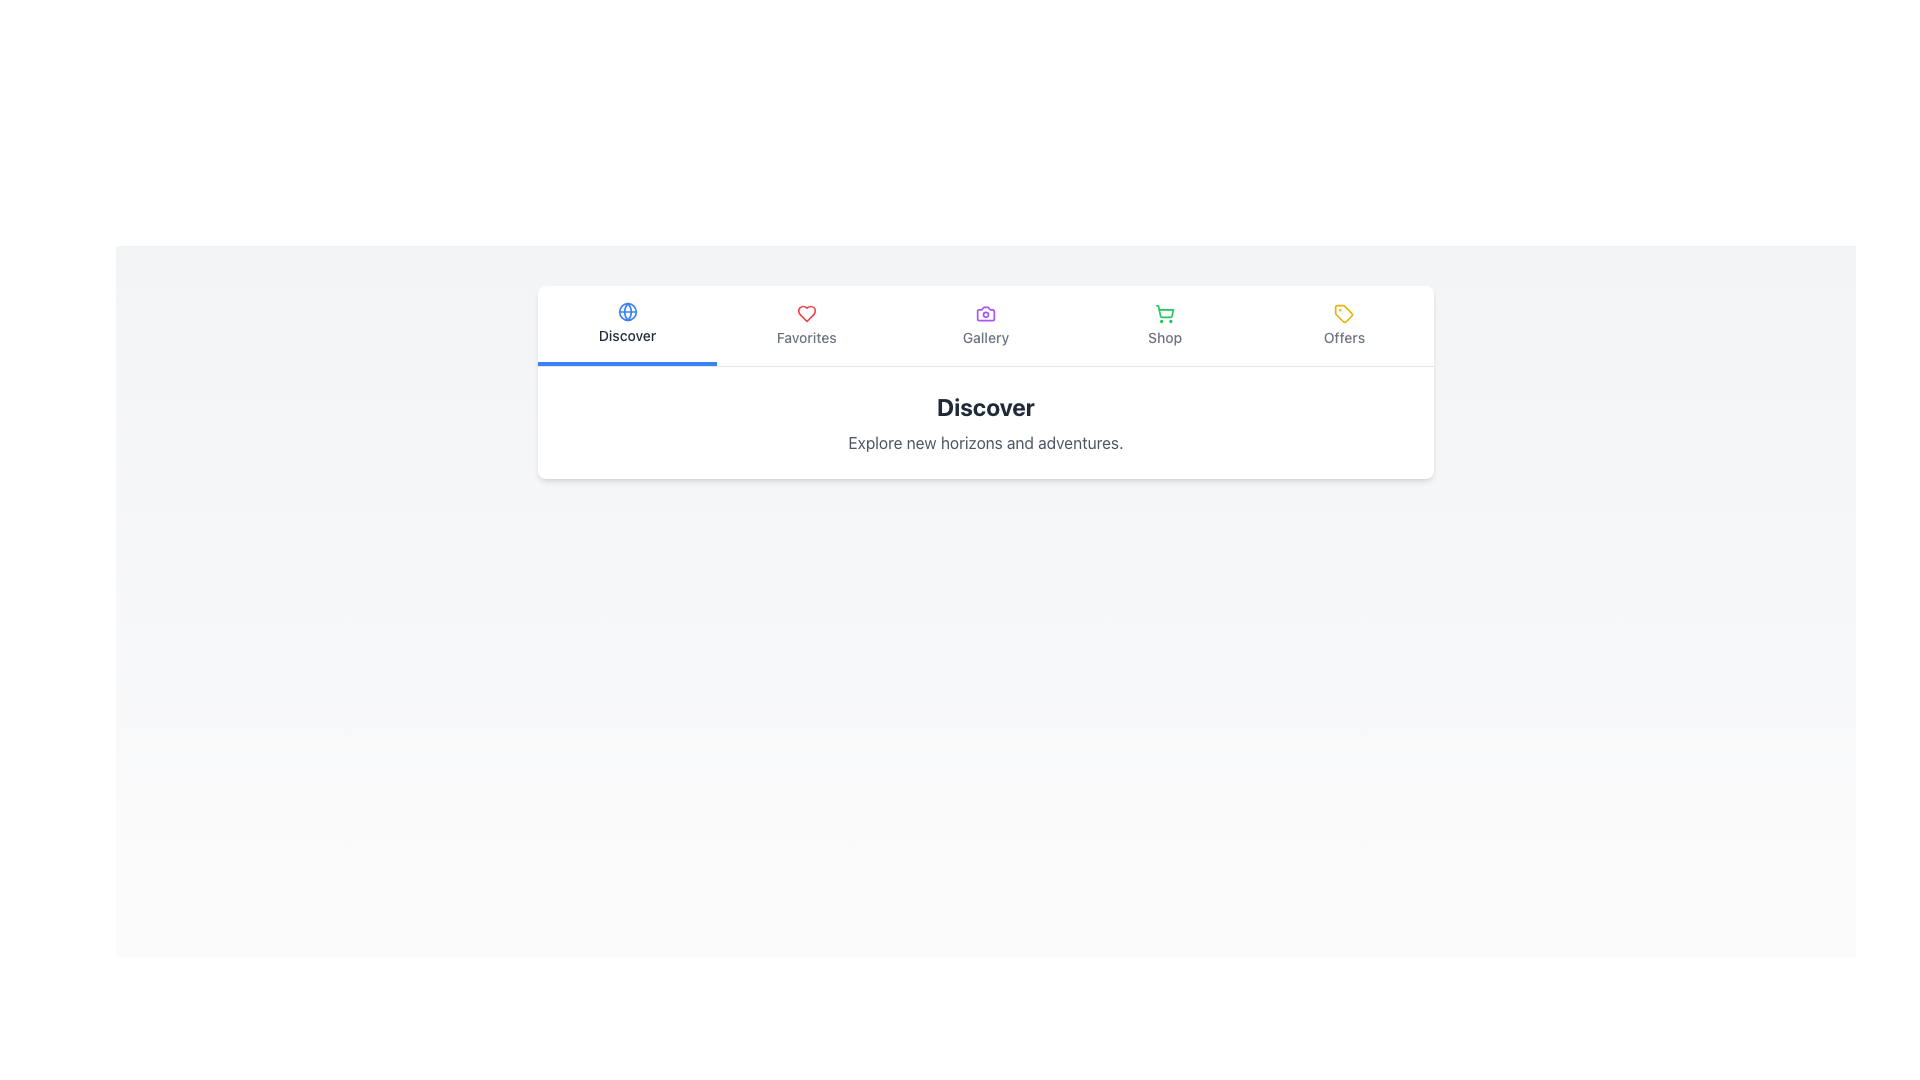 The width and height of the screenshot is (1920, 1080). I want to click on the circular graphic element that is part of the globe icon located near the top-left area of the interface header, above the 'Discover' label, so click(626, 312).